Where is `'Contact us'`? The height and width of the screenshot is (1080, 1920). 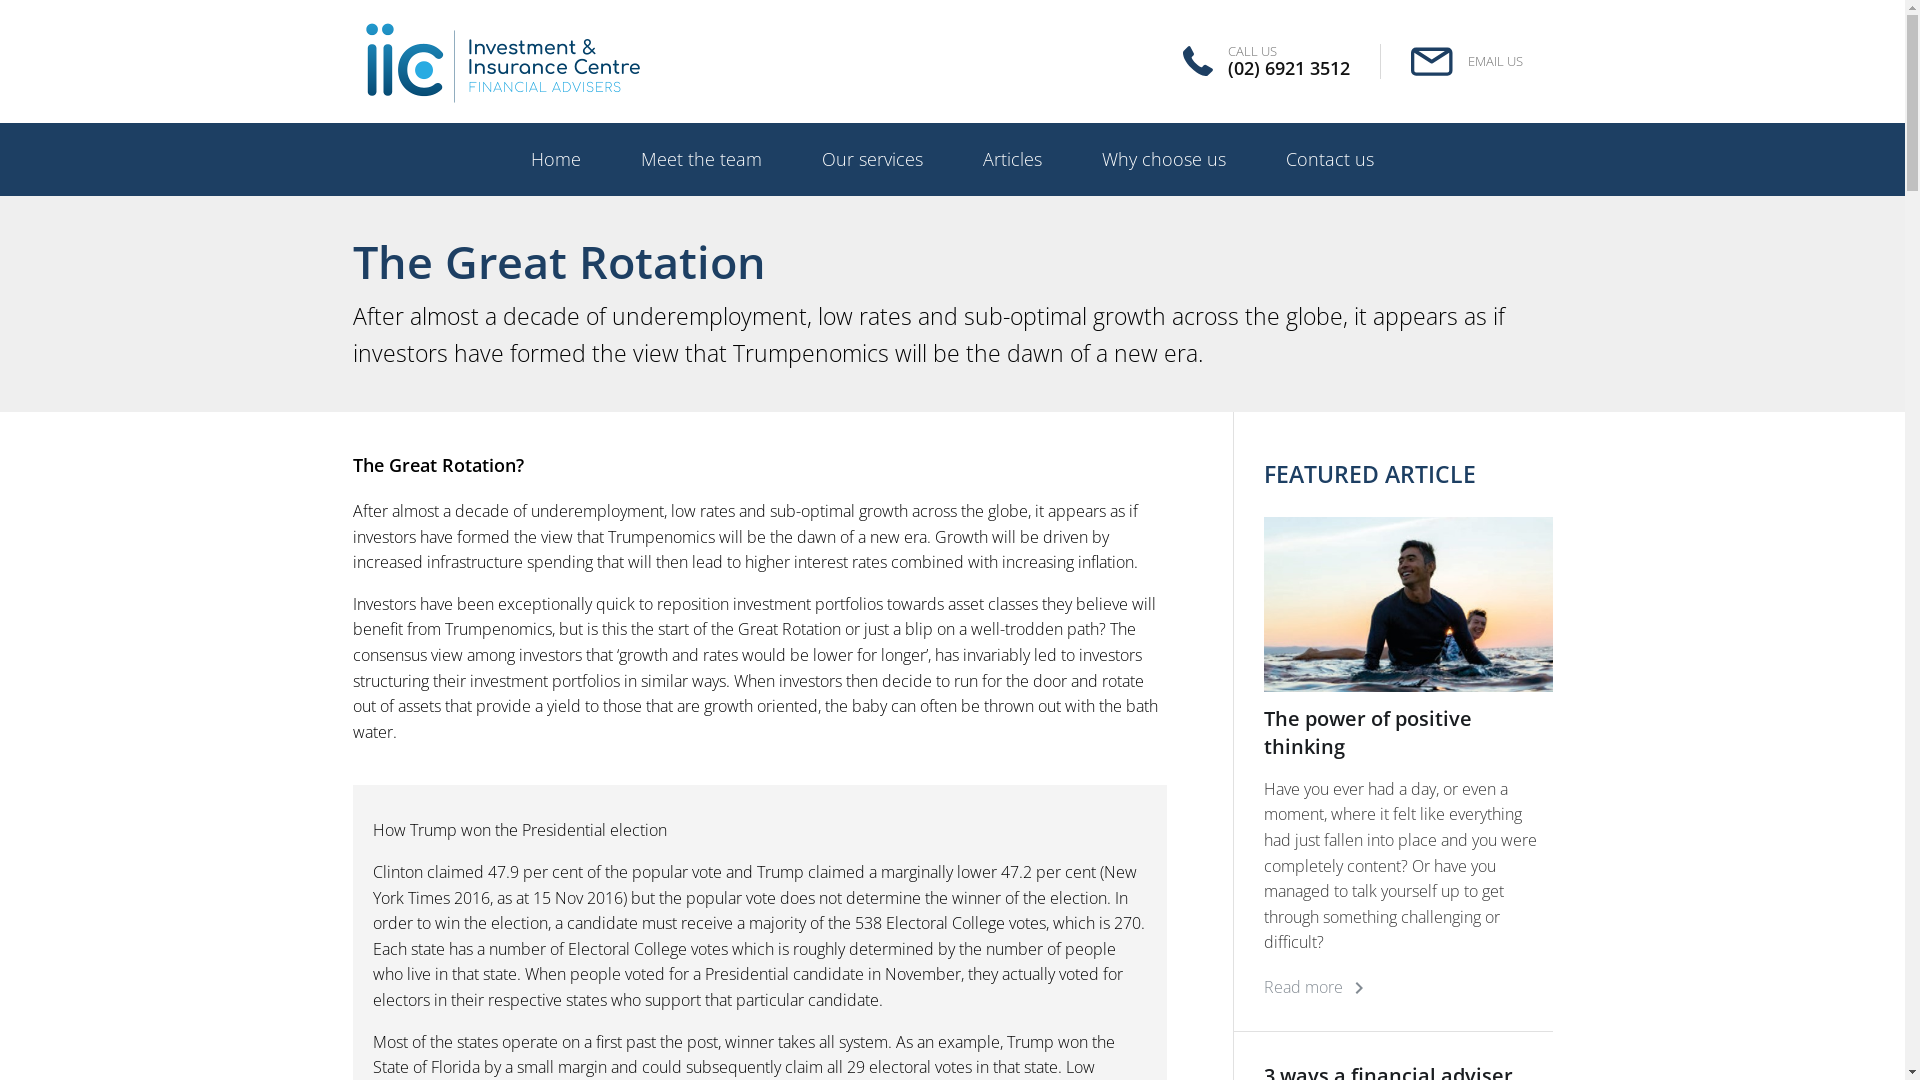
'Contact us' is located at coordinates (1329, 158).